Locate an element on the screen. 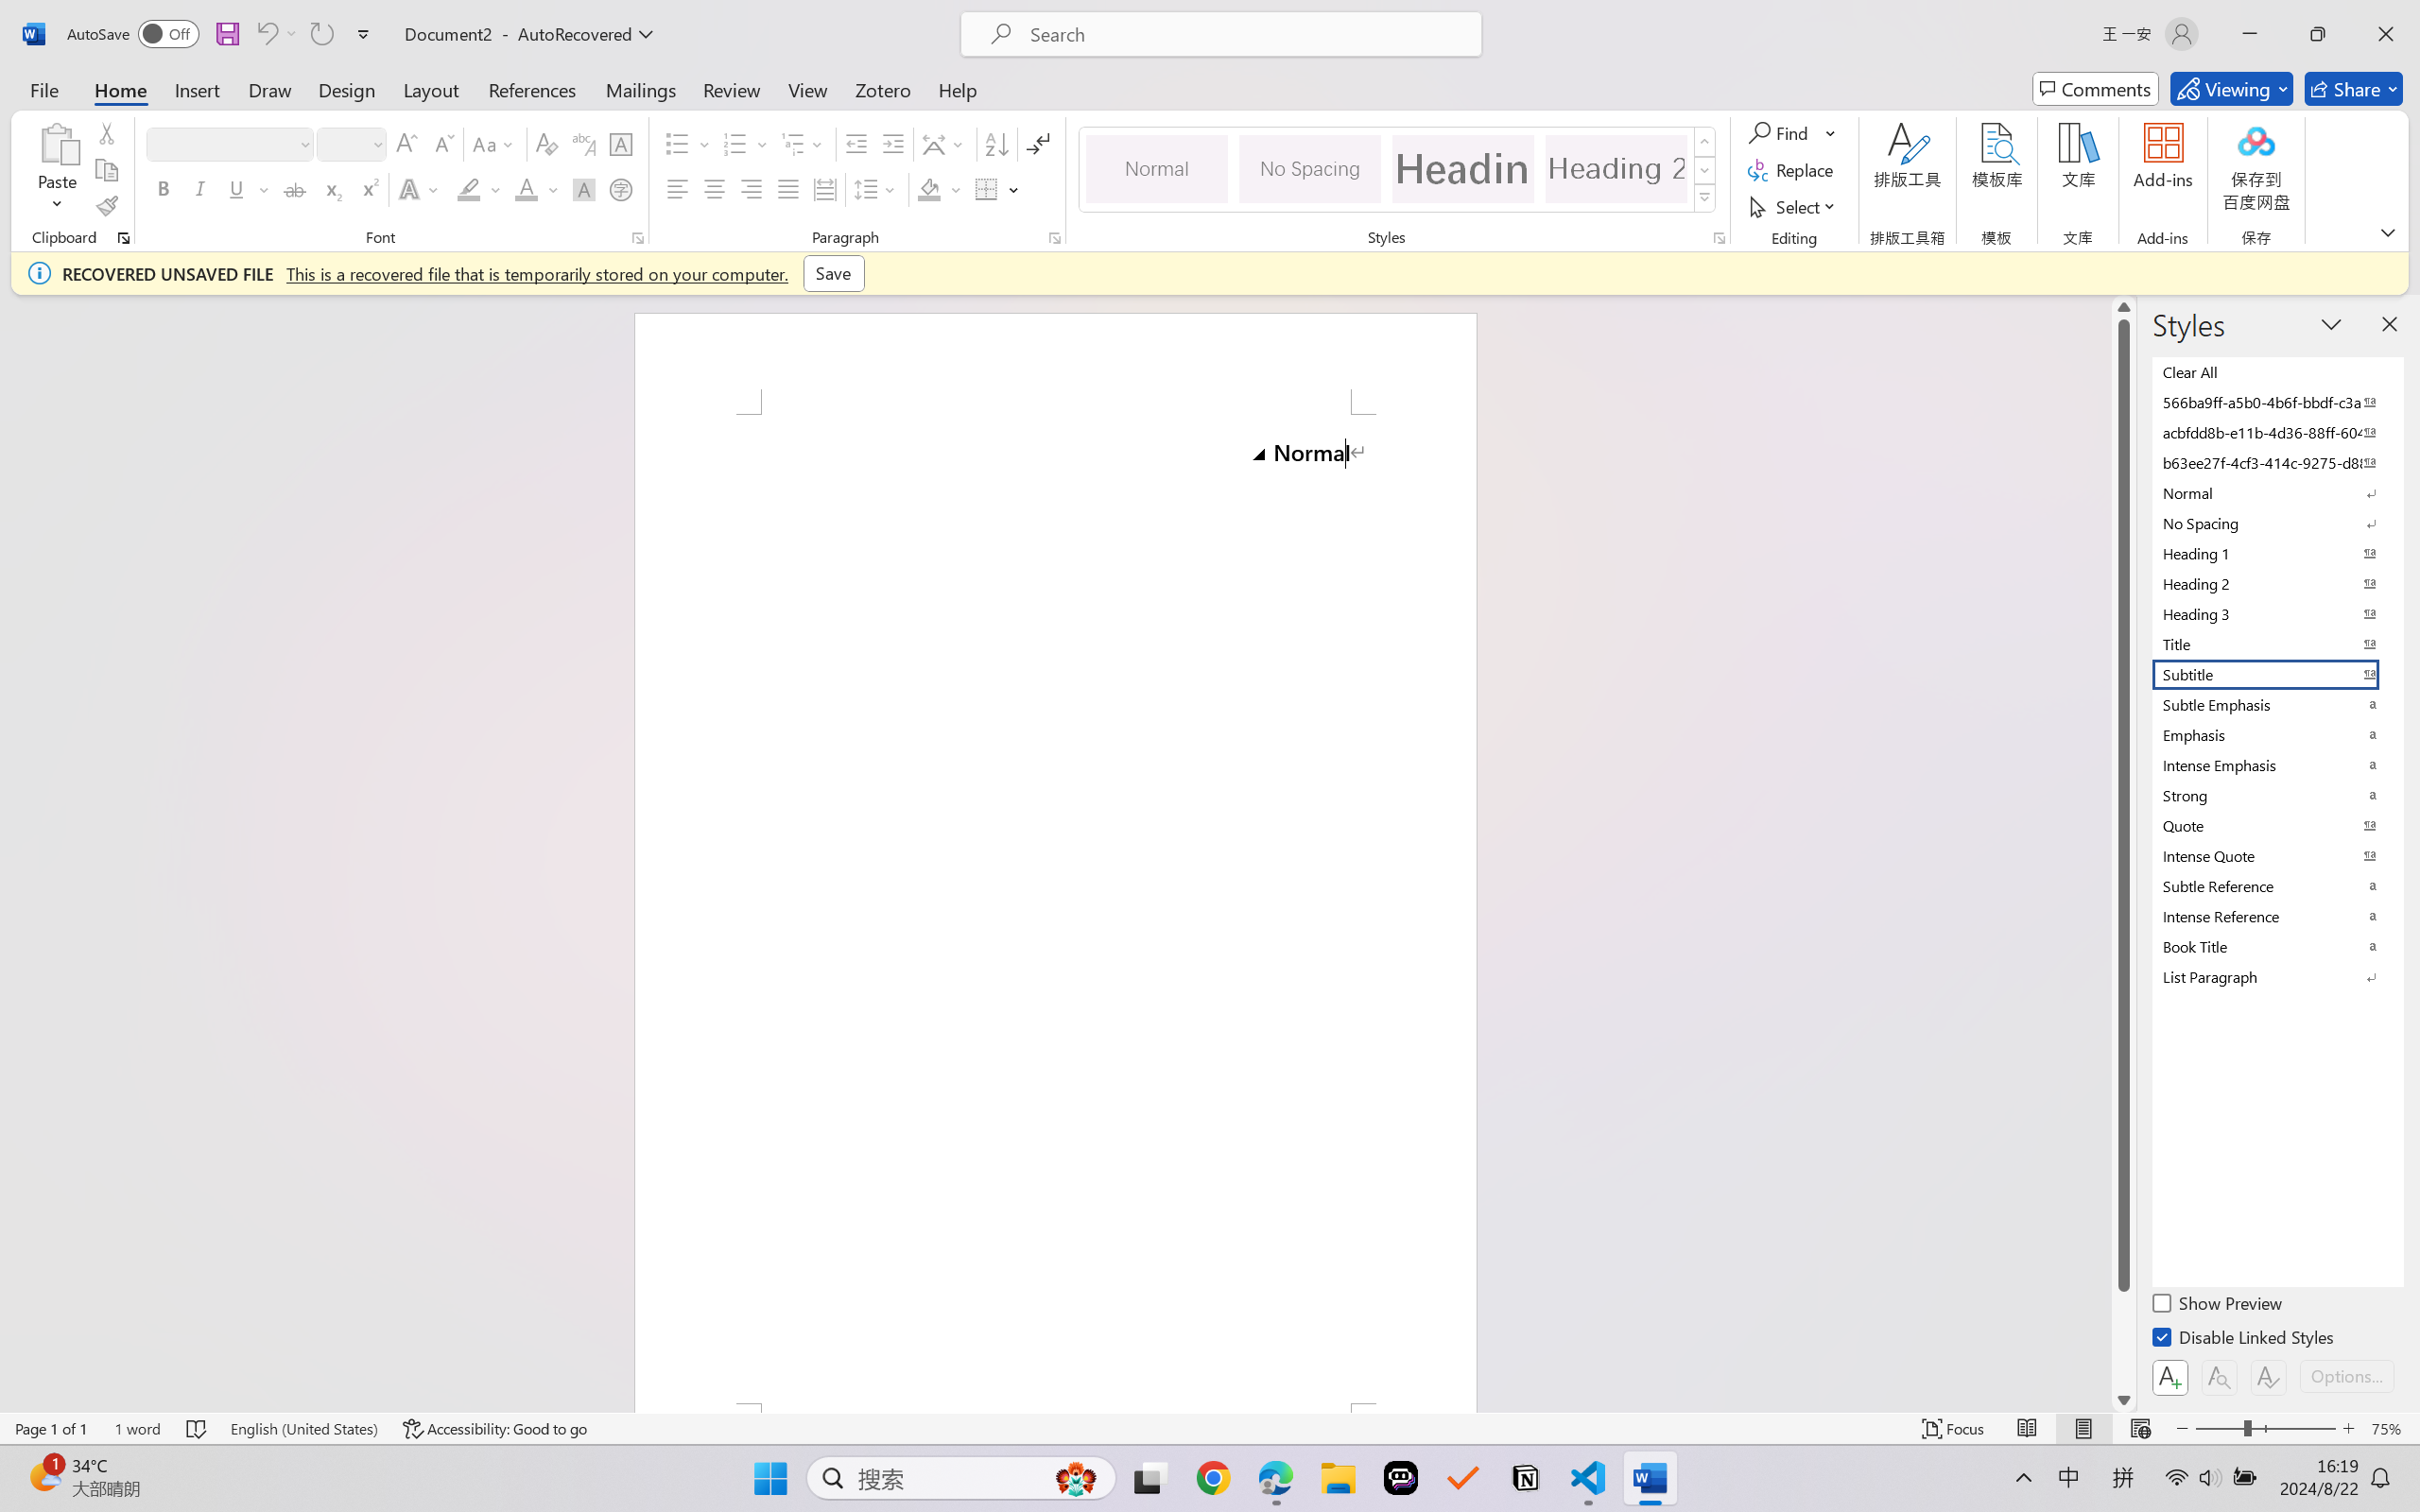  'Font Color' is located at coordinates (536, 188).